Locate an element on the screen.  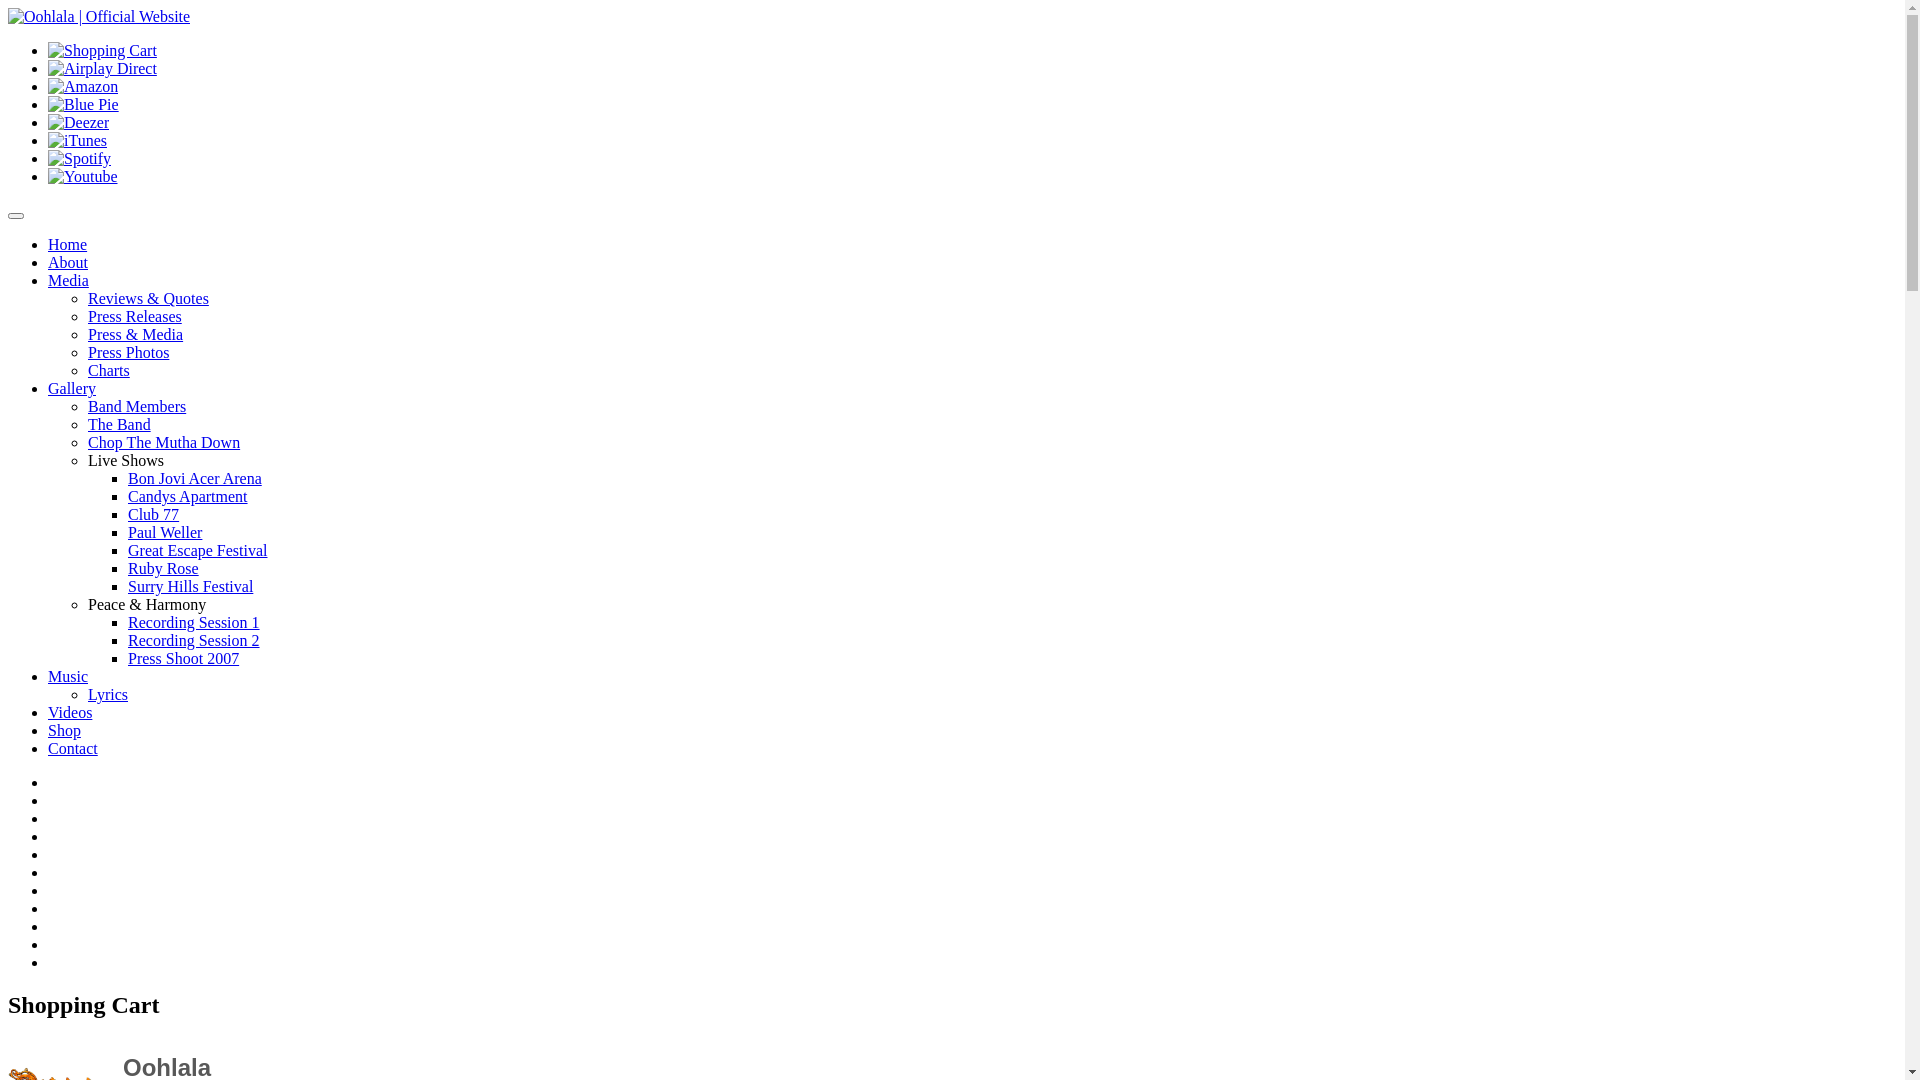
'Shopping Cart' is located at coordinates (48, 49).